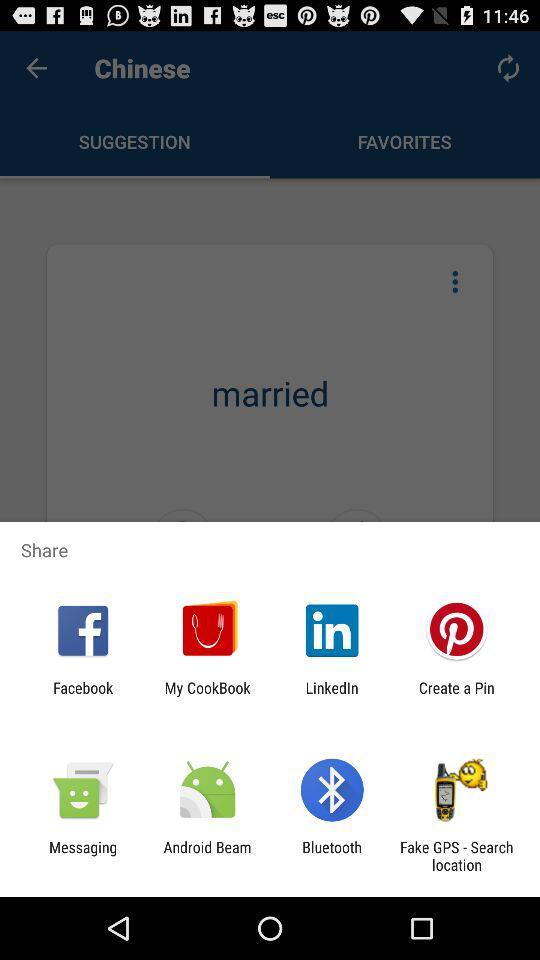 The image size is (540, 960). Describe the element at coordinates (206, 855) in the screenshot. I see `item next to messaging item` at that location.